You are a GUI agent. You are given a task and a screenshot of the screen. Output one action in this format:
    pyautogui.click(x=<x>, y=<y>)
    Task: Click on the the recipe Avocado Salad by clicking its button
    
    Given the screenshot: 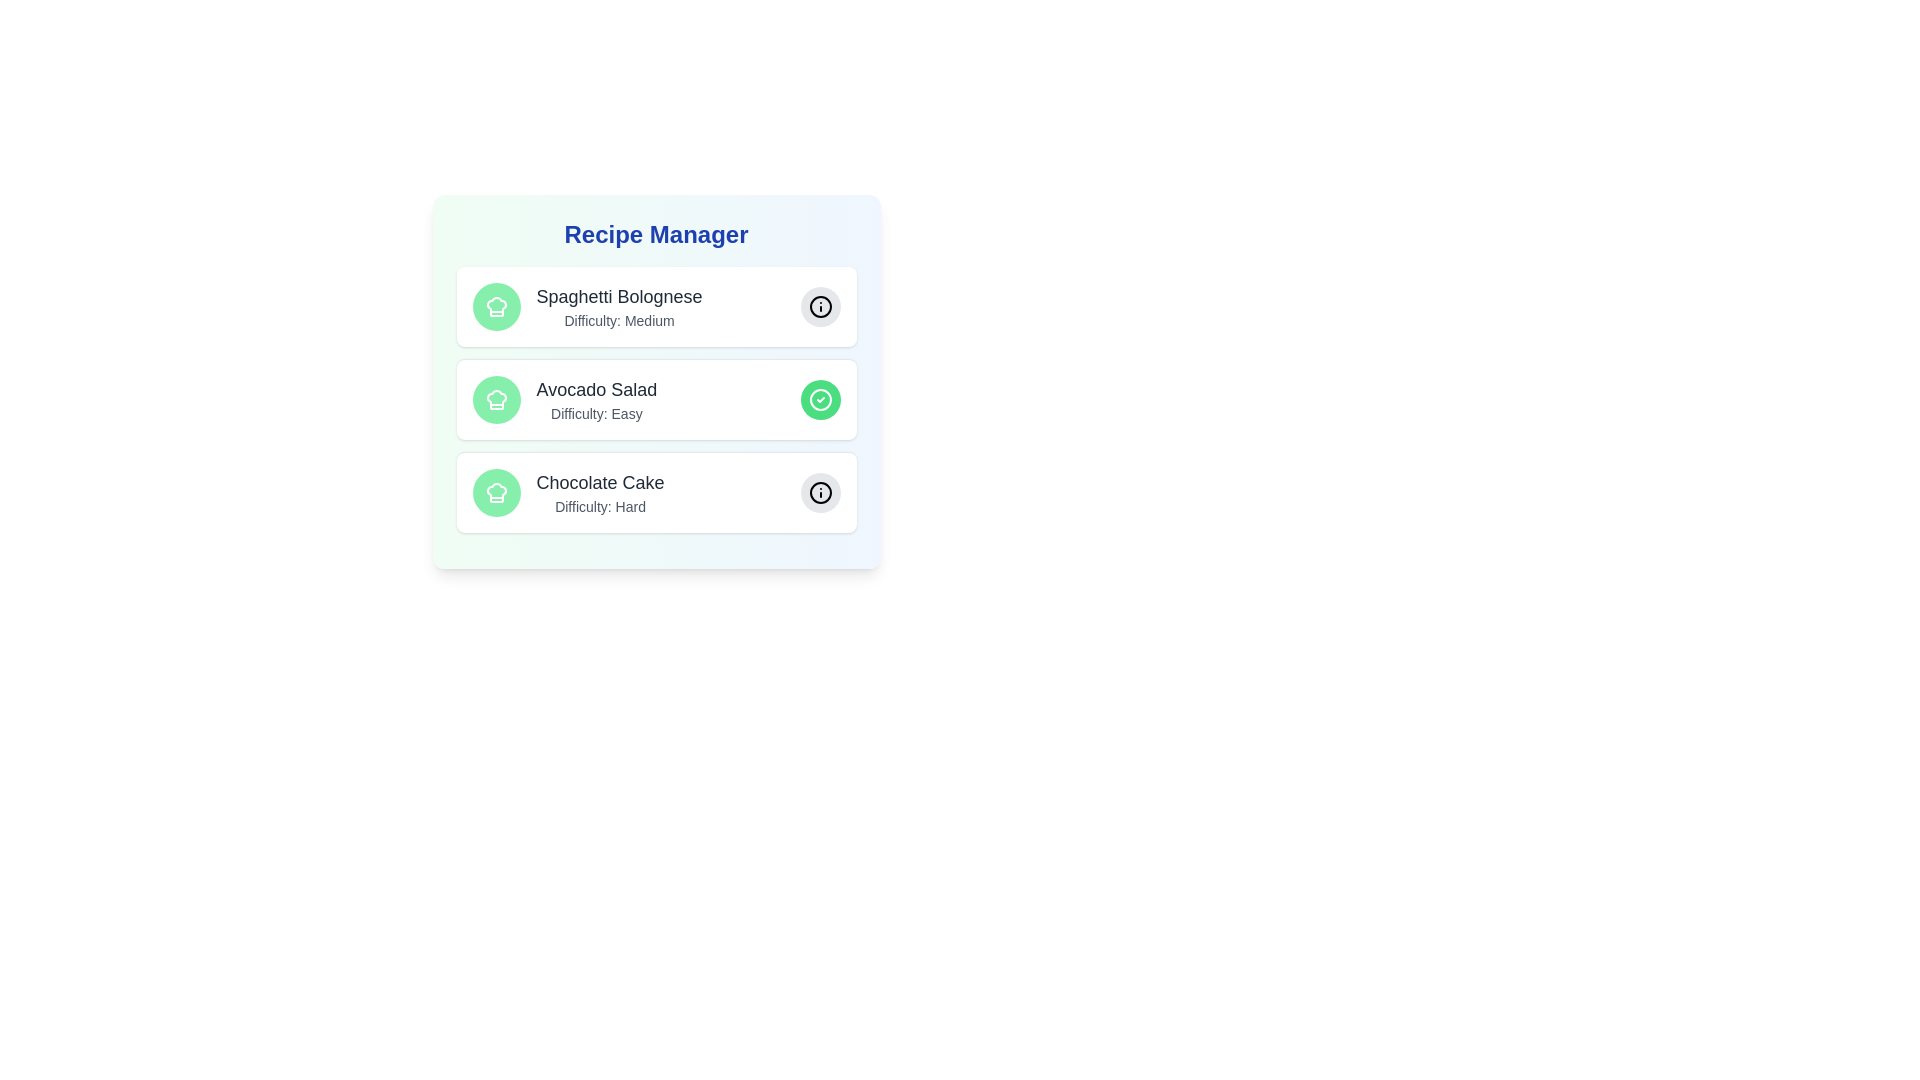 What is the action you would take?
    pyautogui.click(x=820, y=400)
    